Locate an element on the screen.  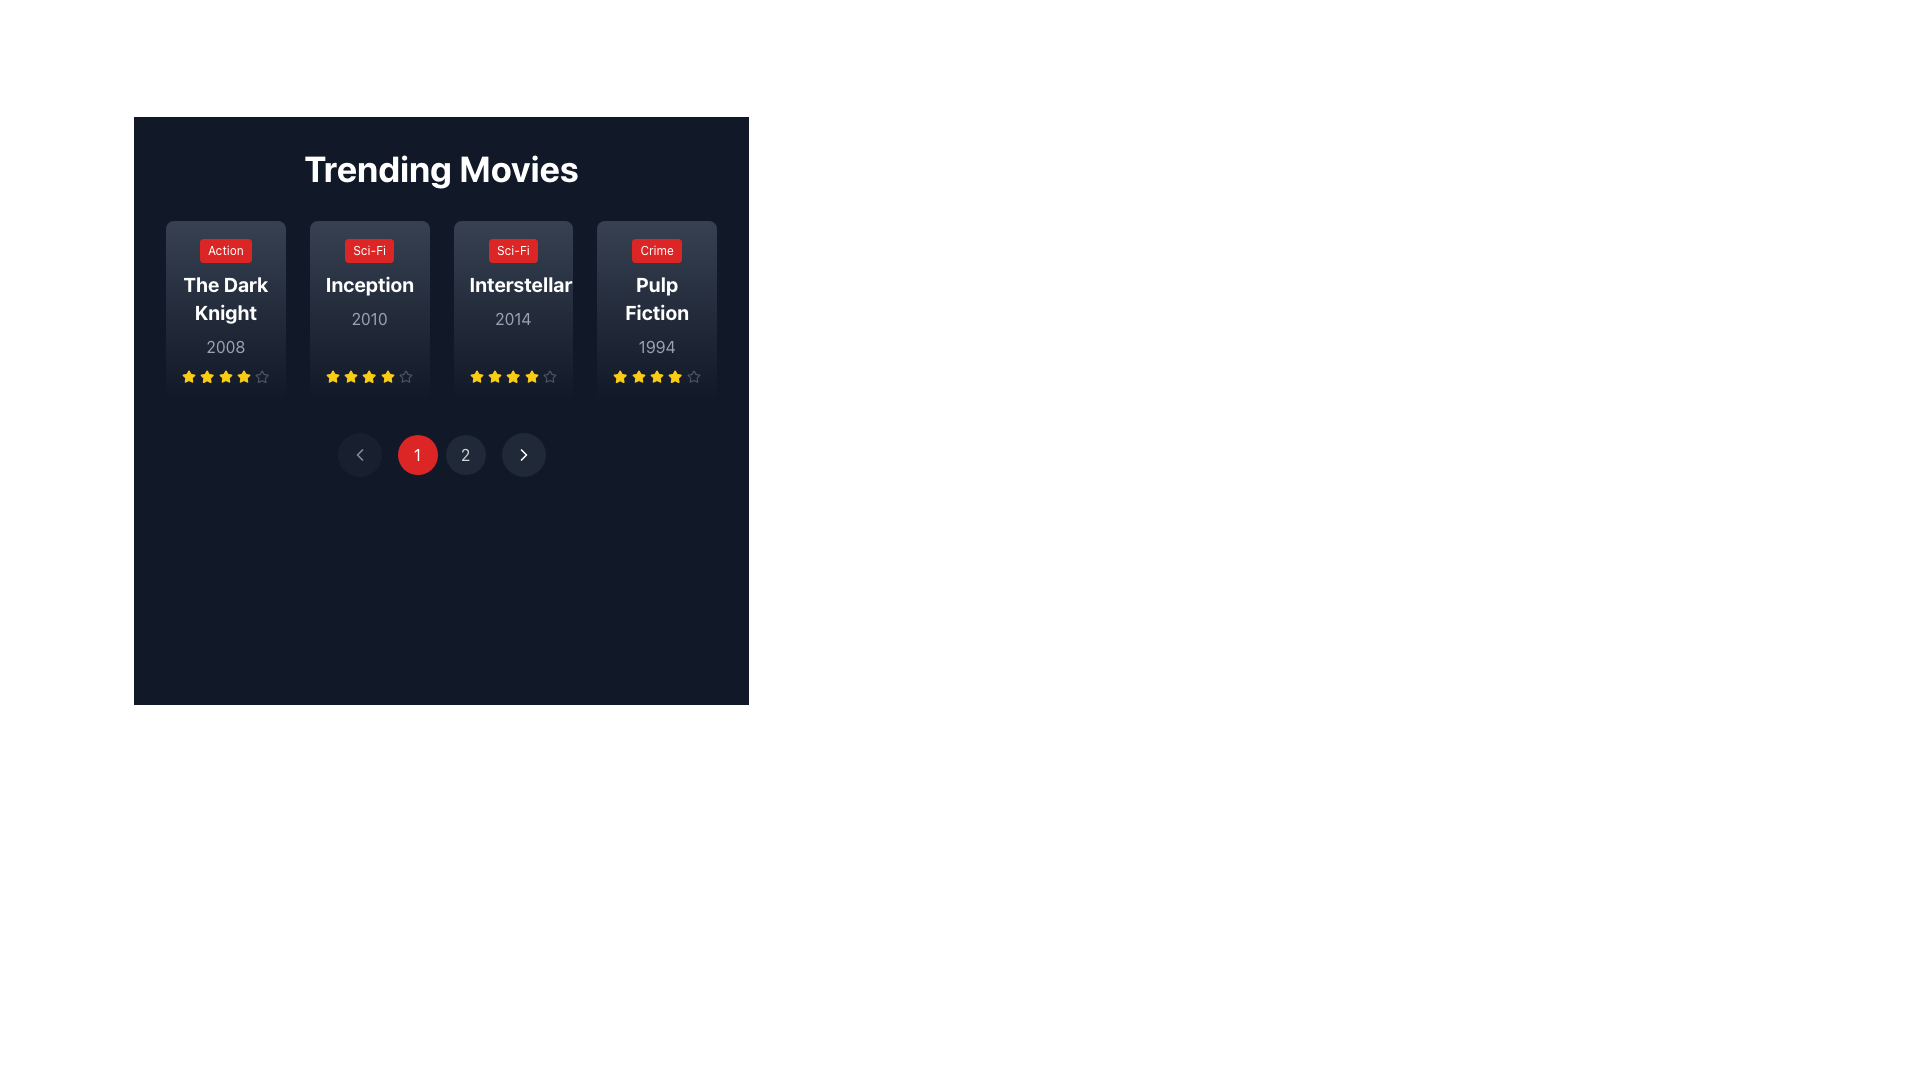
the third star icon in the movie rating system under the 'Inception' movie card to specify a rating is located at coordinates (369, 376).